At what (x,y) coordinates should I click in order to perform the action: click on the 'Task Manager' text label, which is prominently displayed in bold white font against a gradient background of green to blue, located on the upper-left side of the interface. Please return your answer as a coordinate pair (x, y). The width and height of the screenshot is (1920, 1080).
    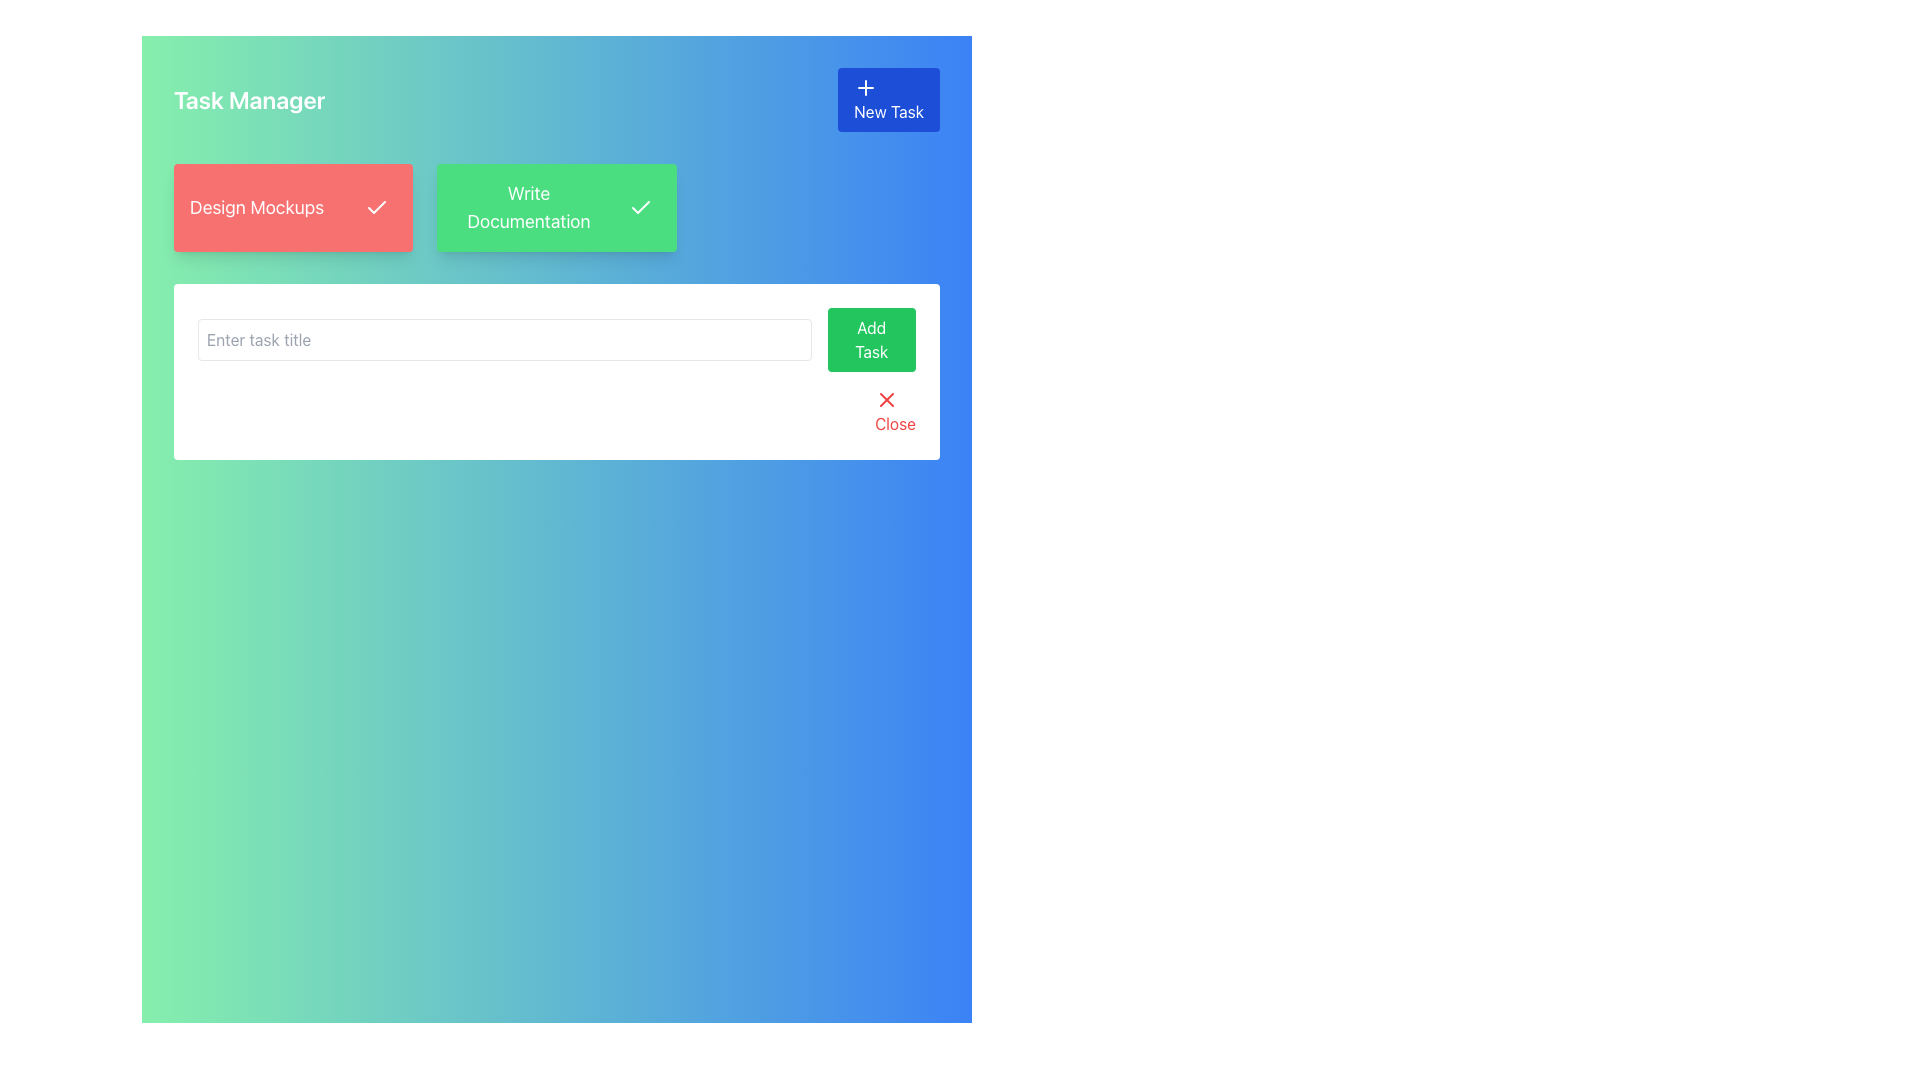
    Looking at the image, I should click on (248, 100).